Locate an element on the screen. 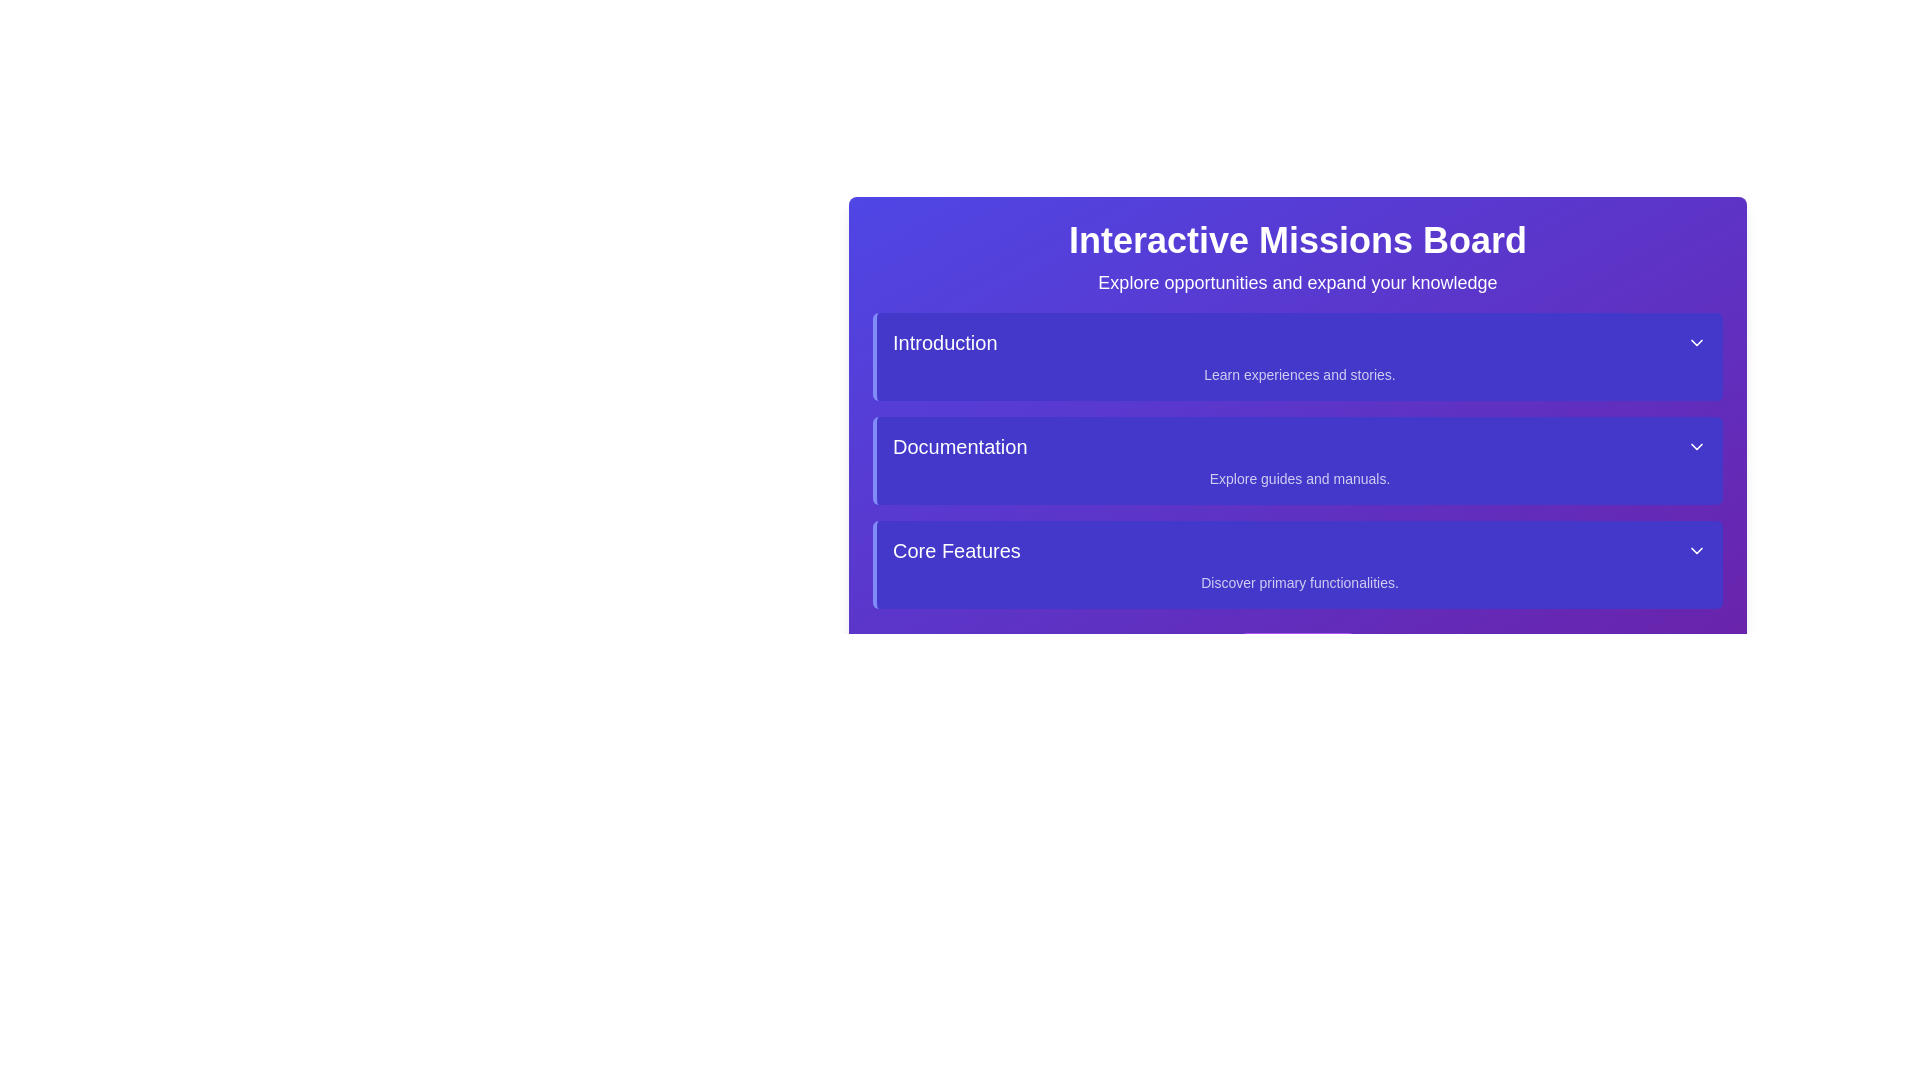 The height and width of the screenshot is (1080, 1920). the downward pointing arrow icon (toggle control) located at the far-right of the 'Core Features' section is located at coordinates (1696, 551).